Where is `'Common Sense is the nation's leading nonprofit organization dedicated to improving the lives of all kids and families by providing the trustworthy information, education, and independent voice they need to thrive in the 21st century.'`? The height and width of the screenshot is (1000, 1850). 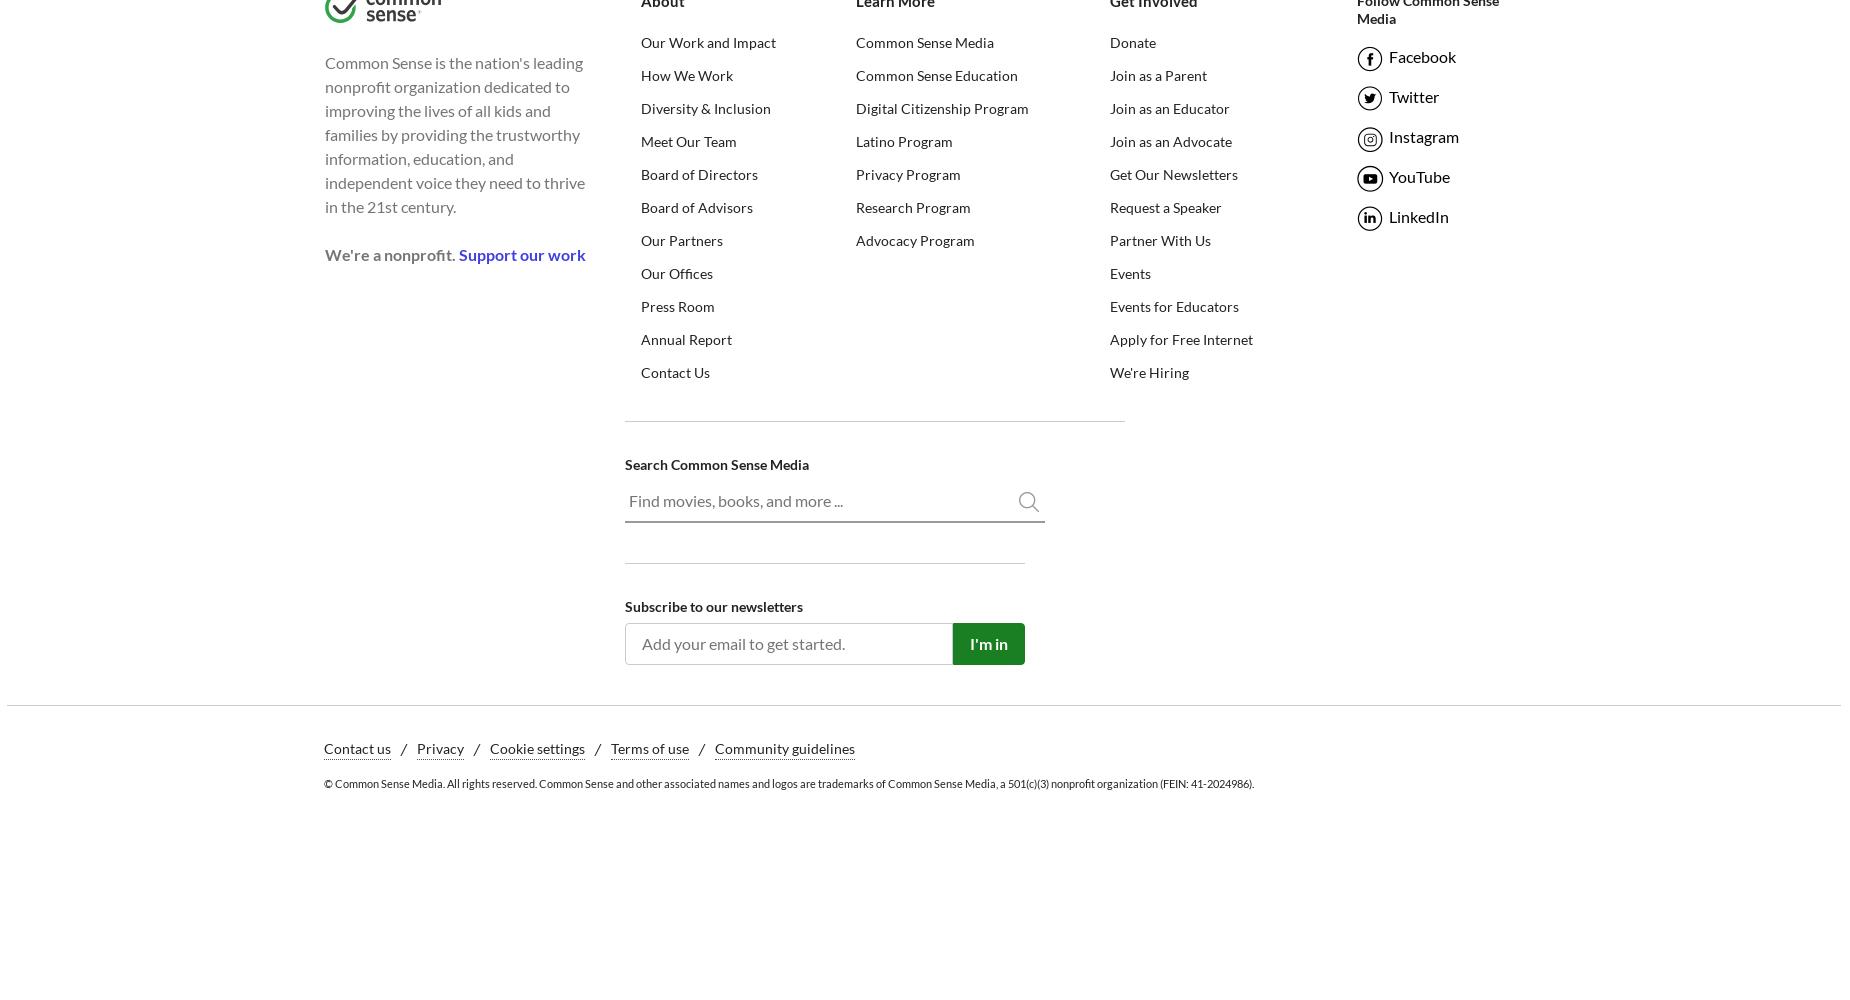 'Common Sense is the nation's leading nonprofit organization dedicated to improving the lives of all kids and families by providing the trustworthy information, education, and independent voice they need to thrive in the 21st century.' is located at coordinates (453, 133).